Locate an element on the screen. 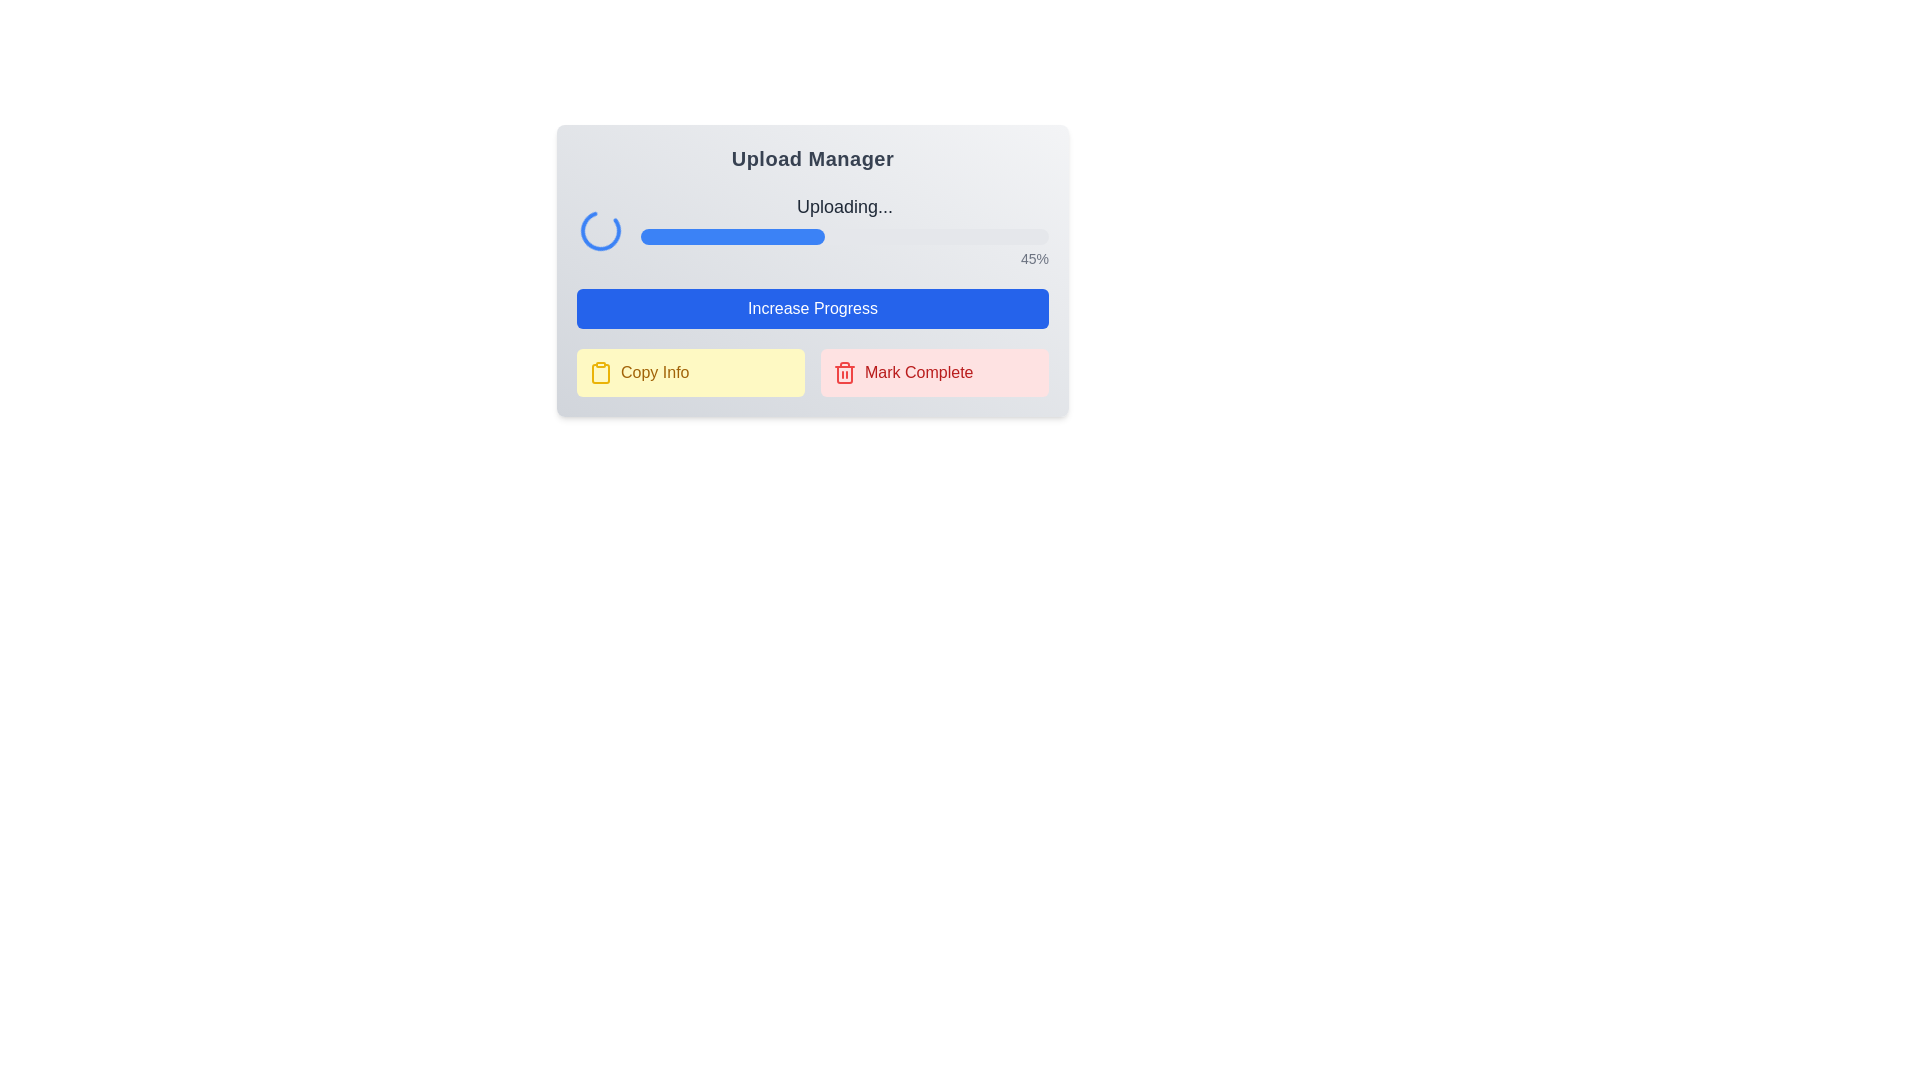 This screenshot has height=1080, width=1920. the delete icon located at the leftmost position within the 'Mark Complete' button in the bottom-right corner of the interface section is located at coordinates (844, 373).